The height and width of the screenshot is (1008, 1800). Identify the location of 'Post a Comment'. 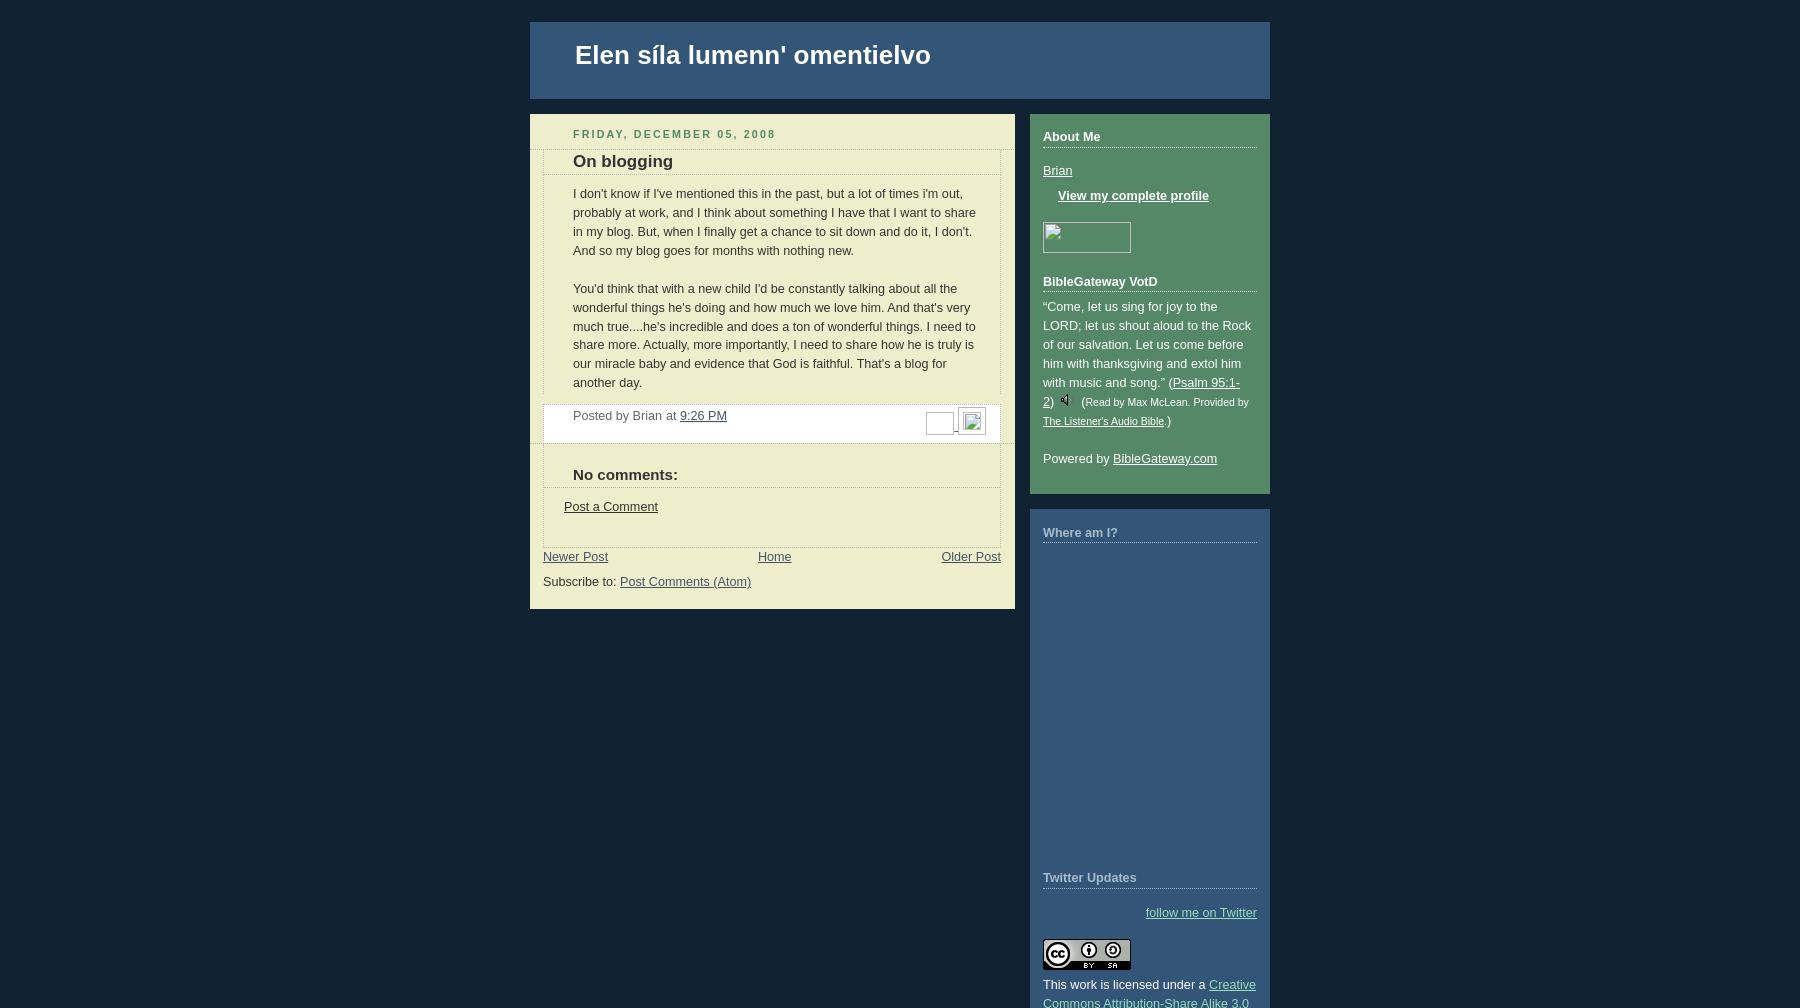
(562, 506).